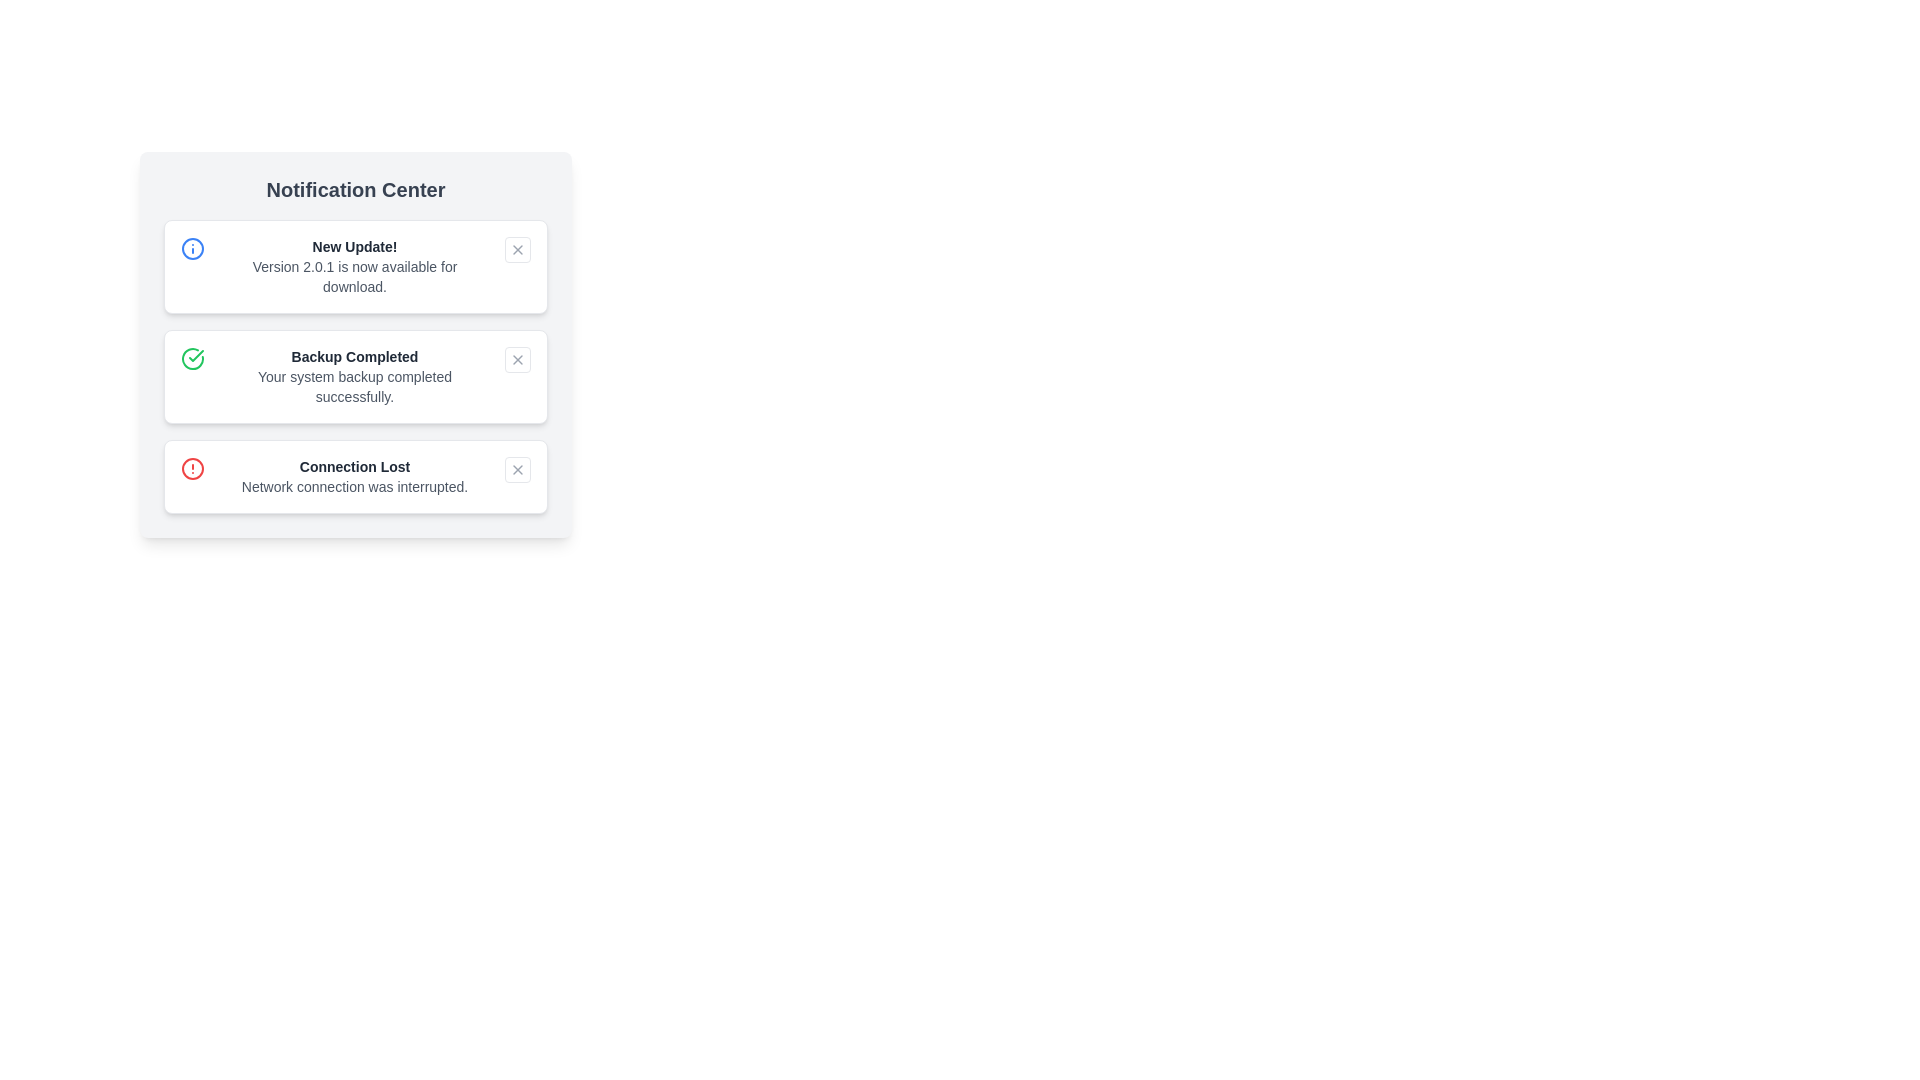  Describe the element at coordinates (355, 265) in the screenshot. I see `the interactive close button adjacent to the text information block that informs about the new application update (Version 2.0.1) located in the notification card at the top of the notification list` at that location.